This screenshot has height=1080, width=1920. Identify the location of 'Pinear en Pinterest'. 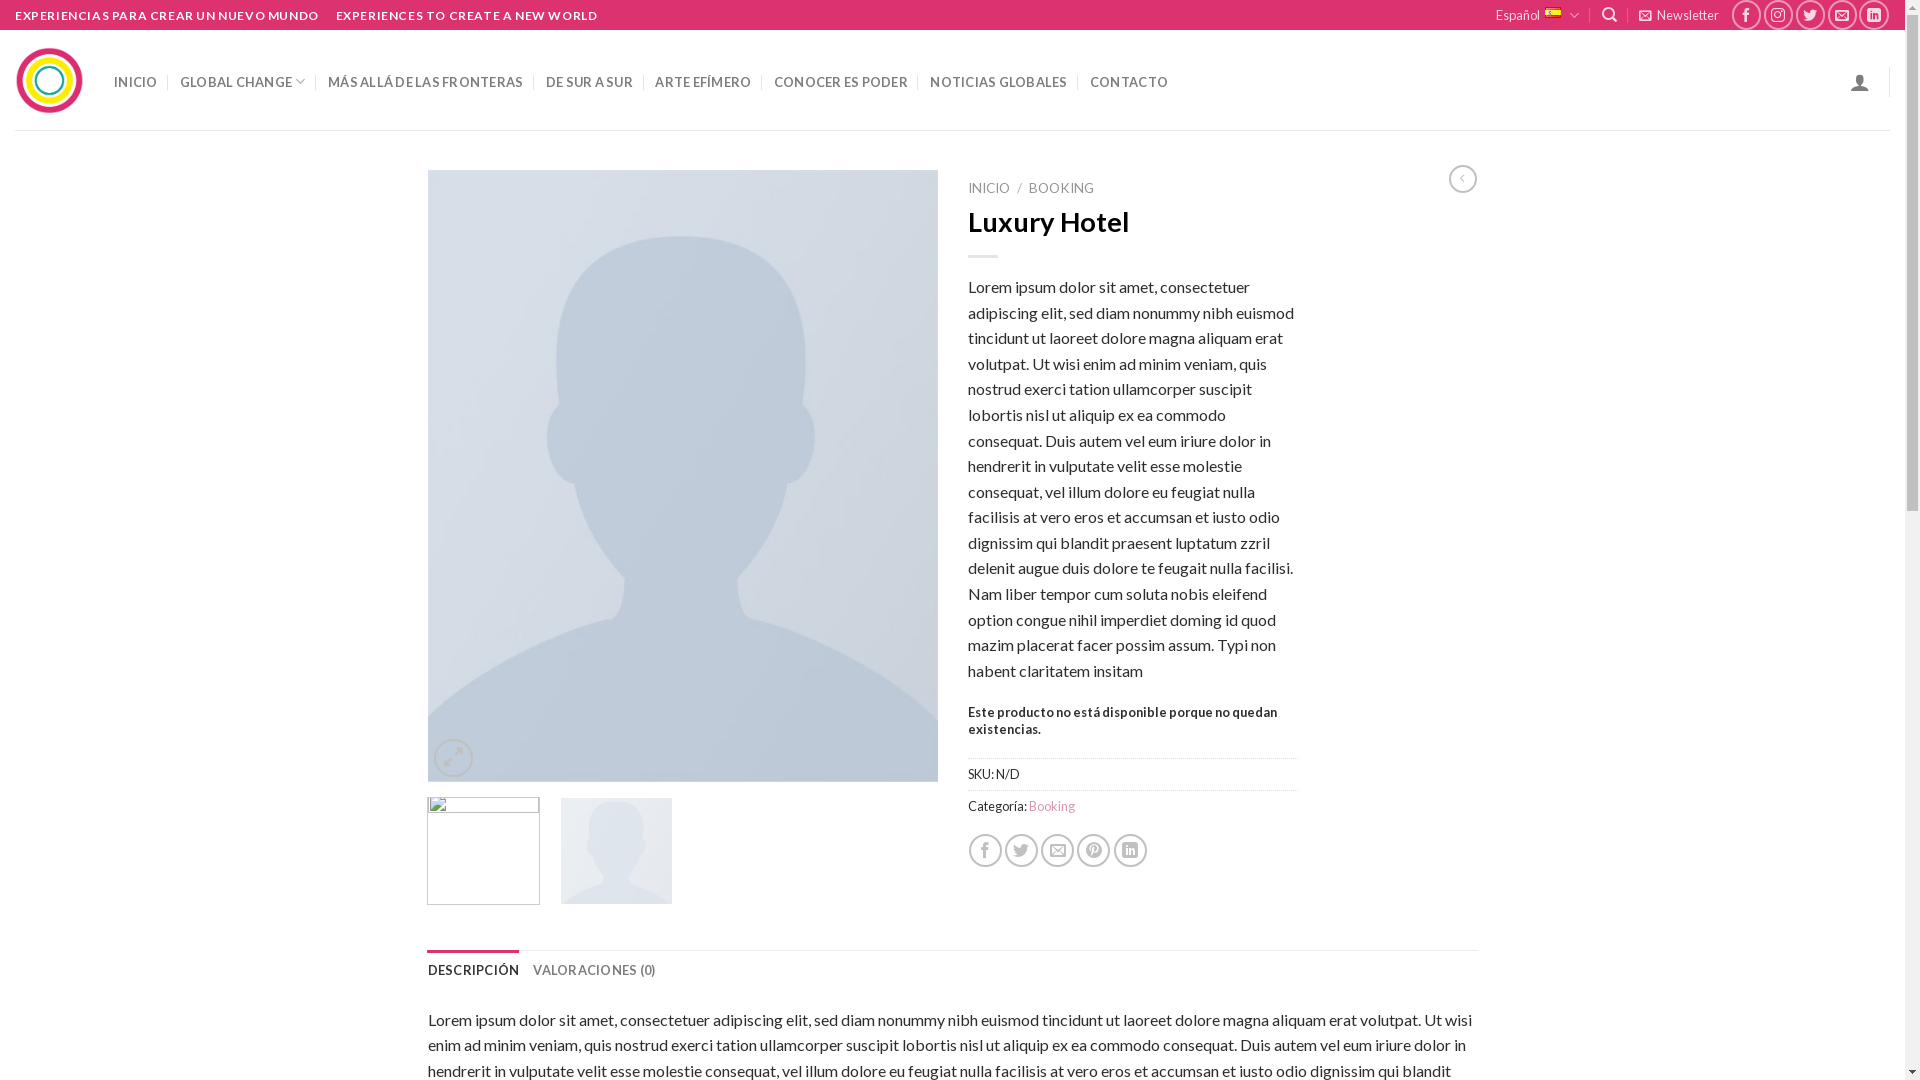
(1092, 850).